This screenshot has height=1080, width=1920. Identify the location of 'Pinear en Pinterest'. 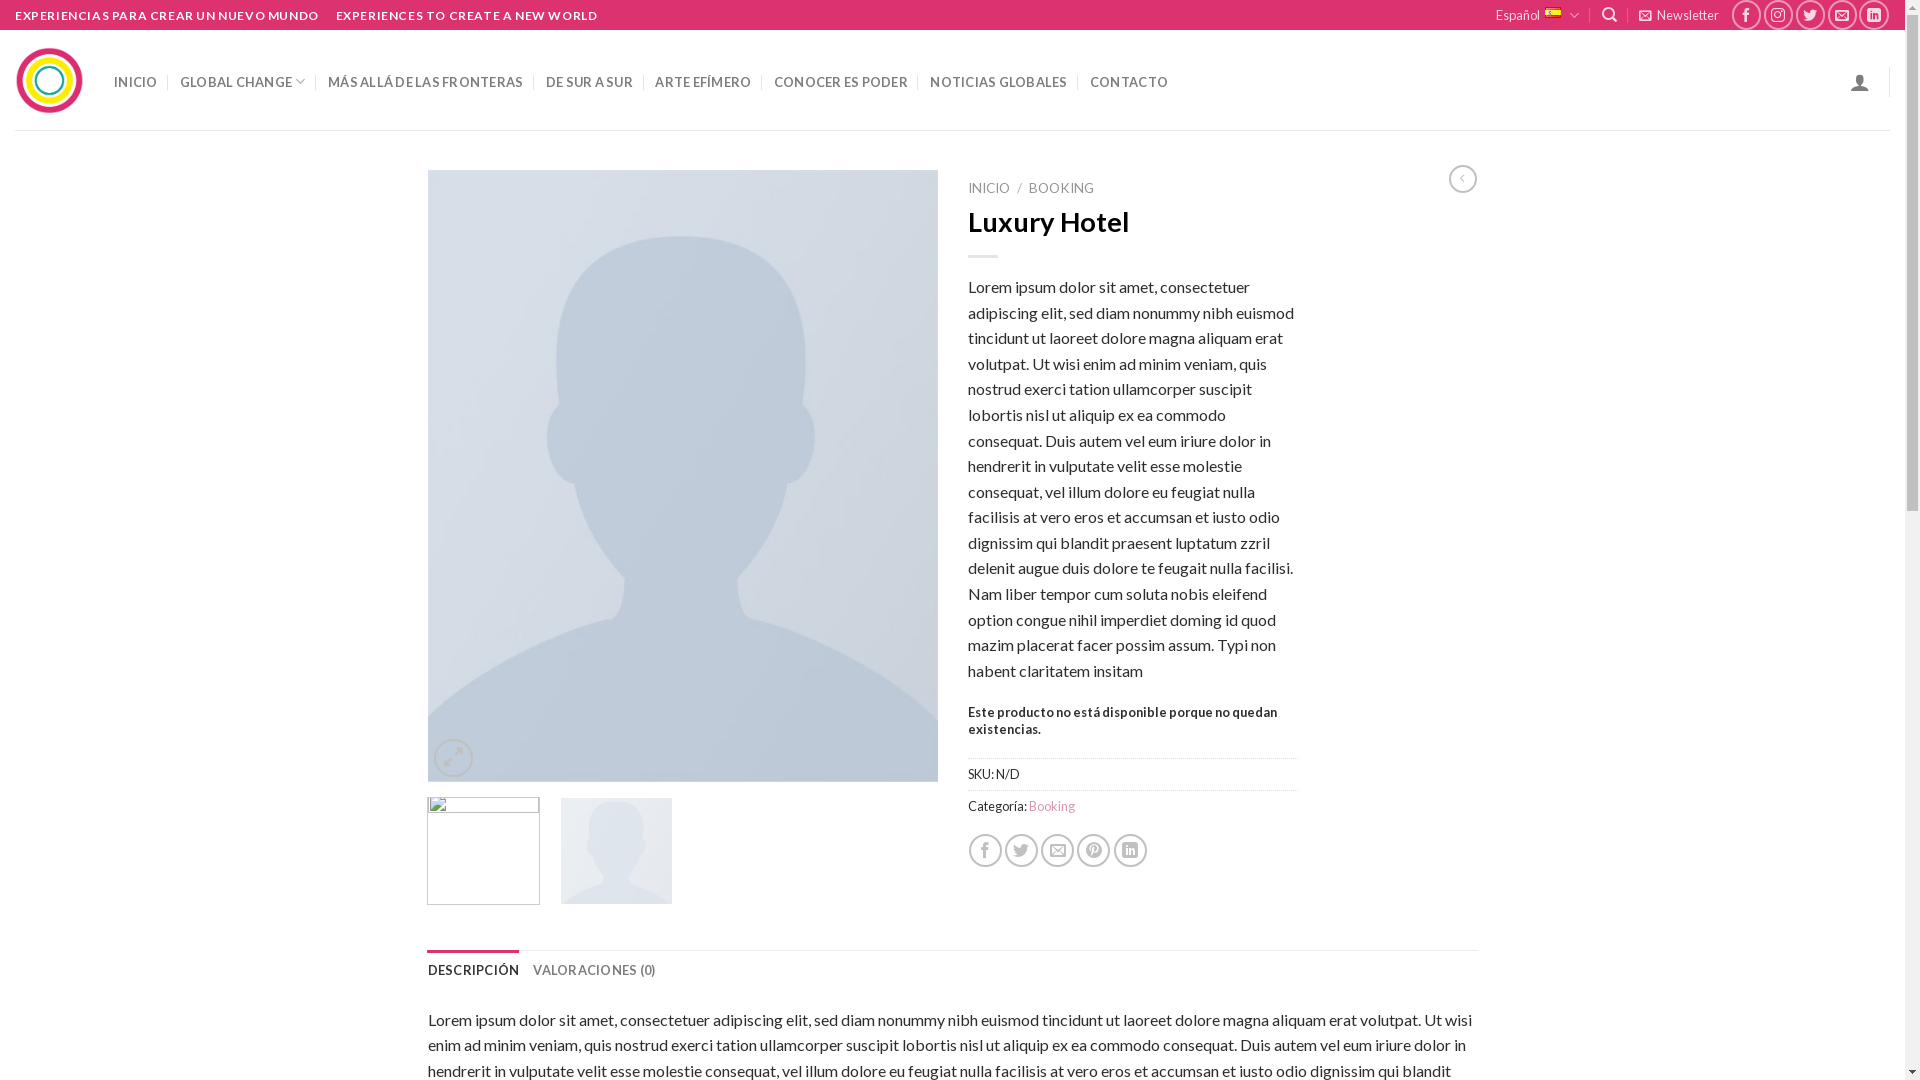
(1092, 850).